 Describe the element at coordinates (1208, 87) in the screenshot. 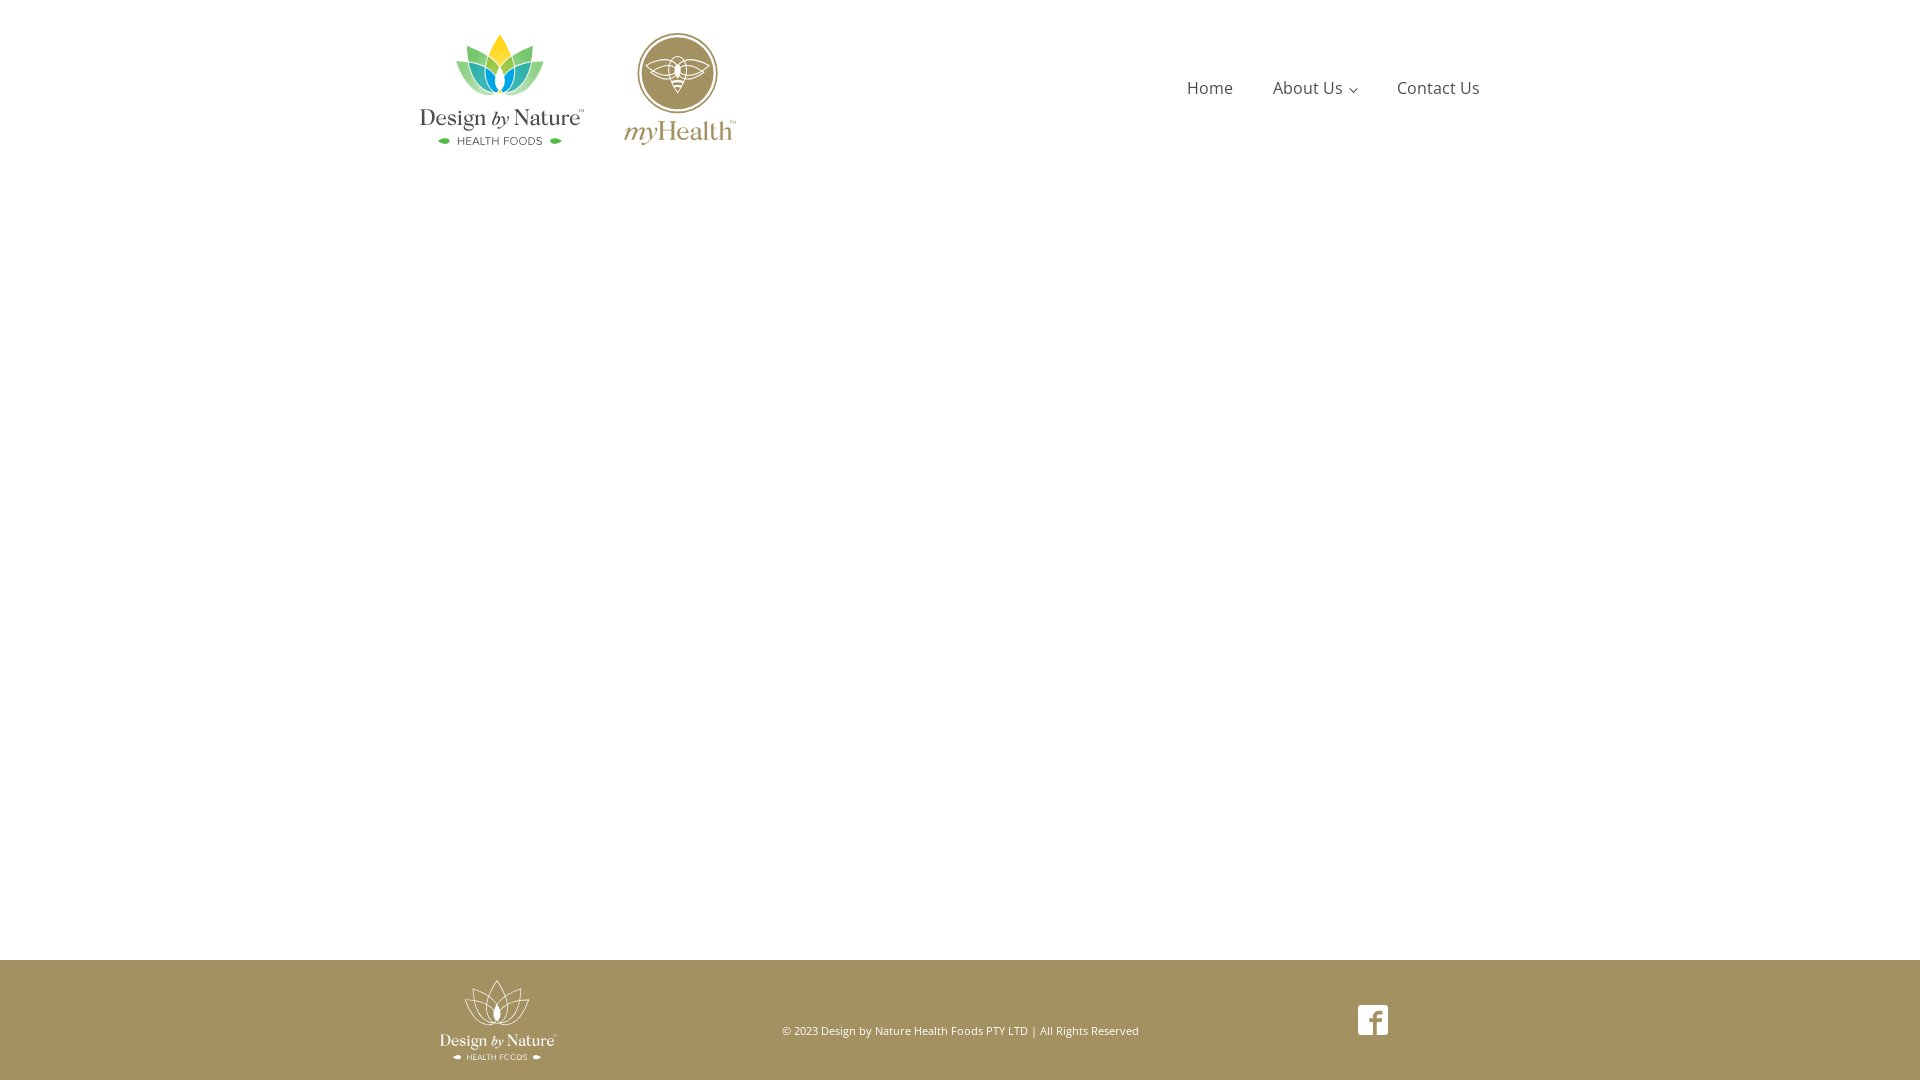

I see `'Home'` at that location.